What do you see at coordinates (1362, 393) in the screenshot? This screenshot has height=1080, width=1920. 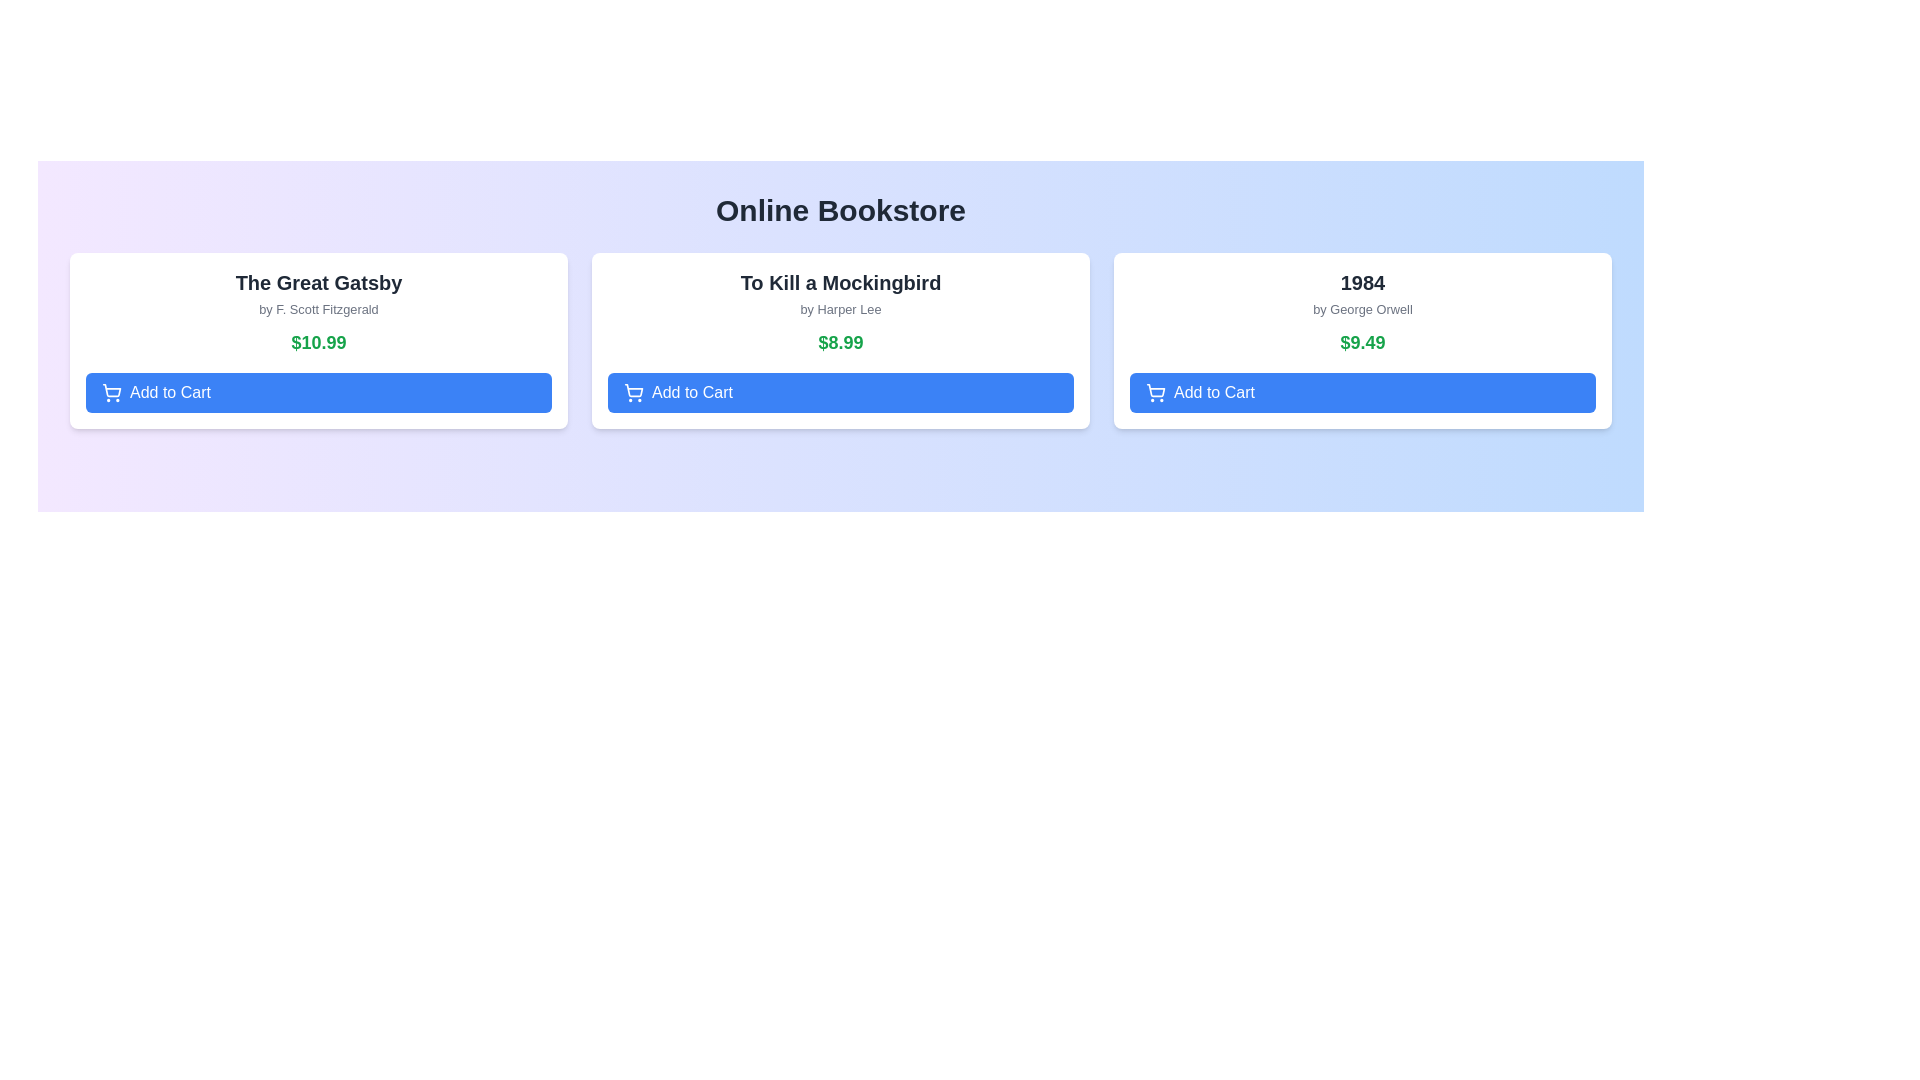 I see `the button located at the bottom-right corner of the card displaying the book '1984' by George Orwell` at bounding box center [1362, 393].